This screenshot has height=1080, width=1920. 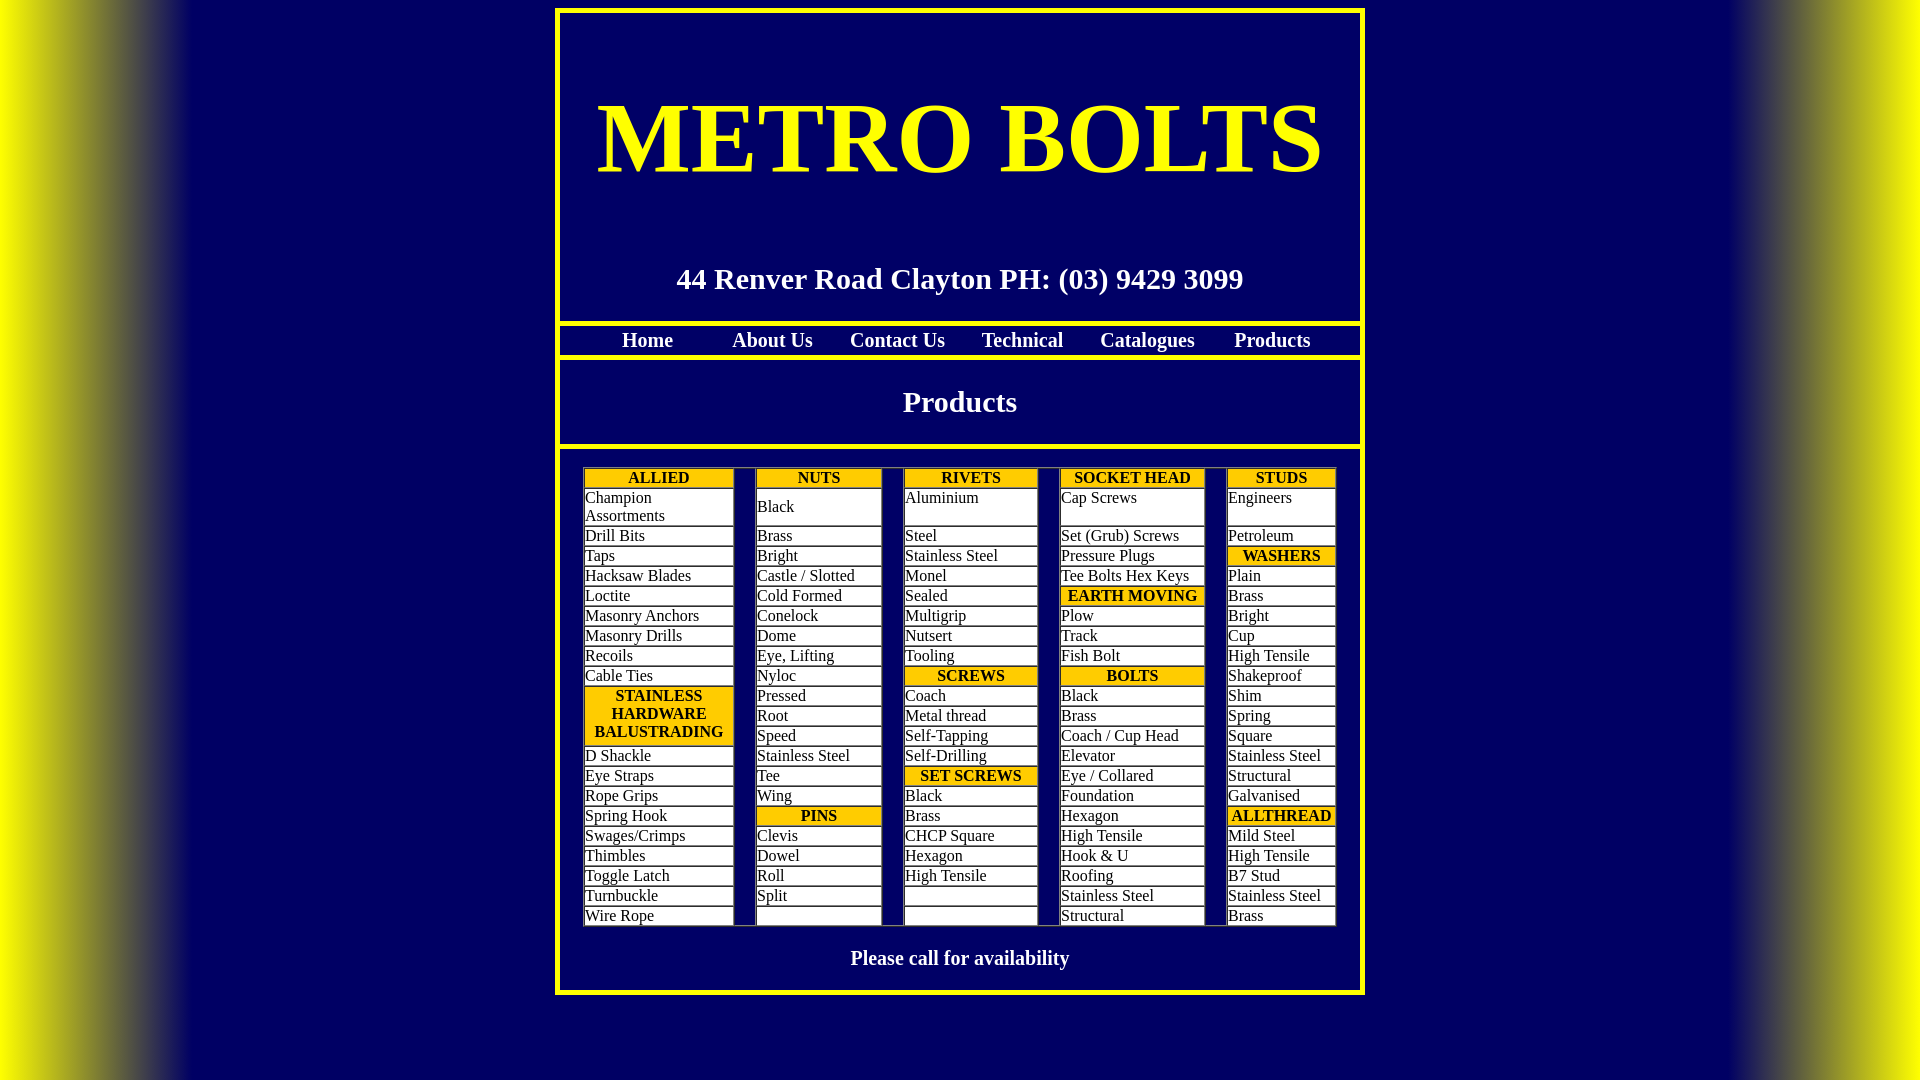 What do you see at coordinates (1271, 338) in the screenshot?
I see `'Products'` at bounding box center [1271, 338].